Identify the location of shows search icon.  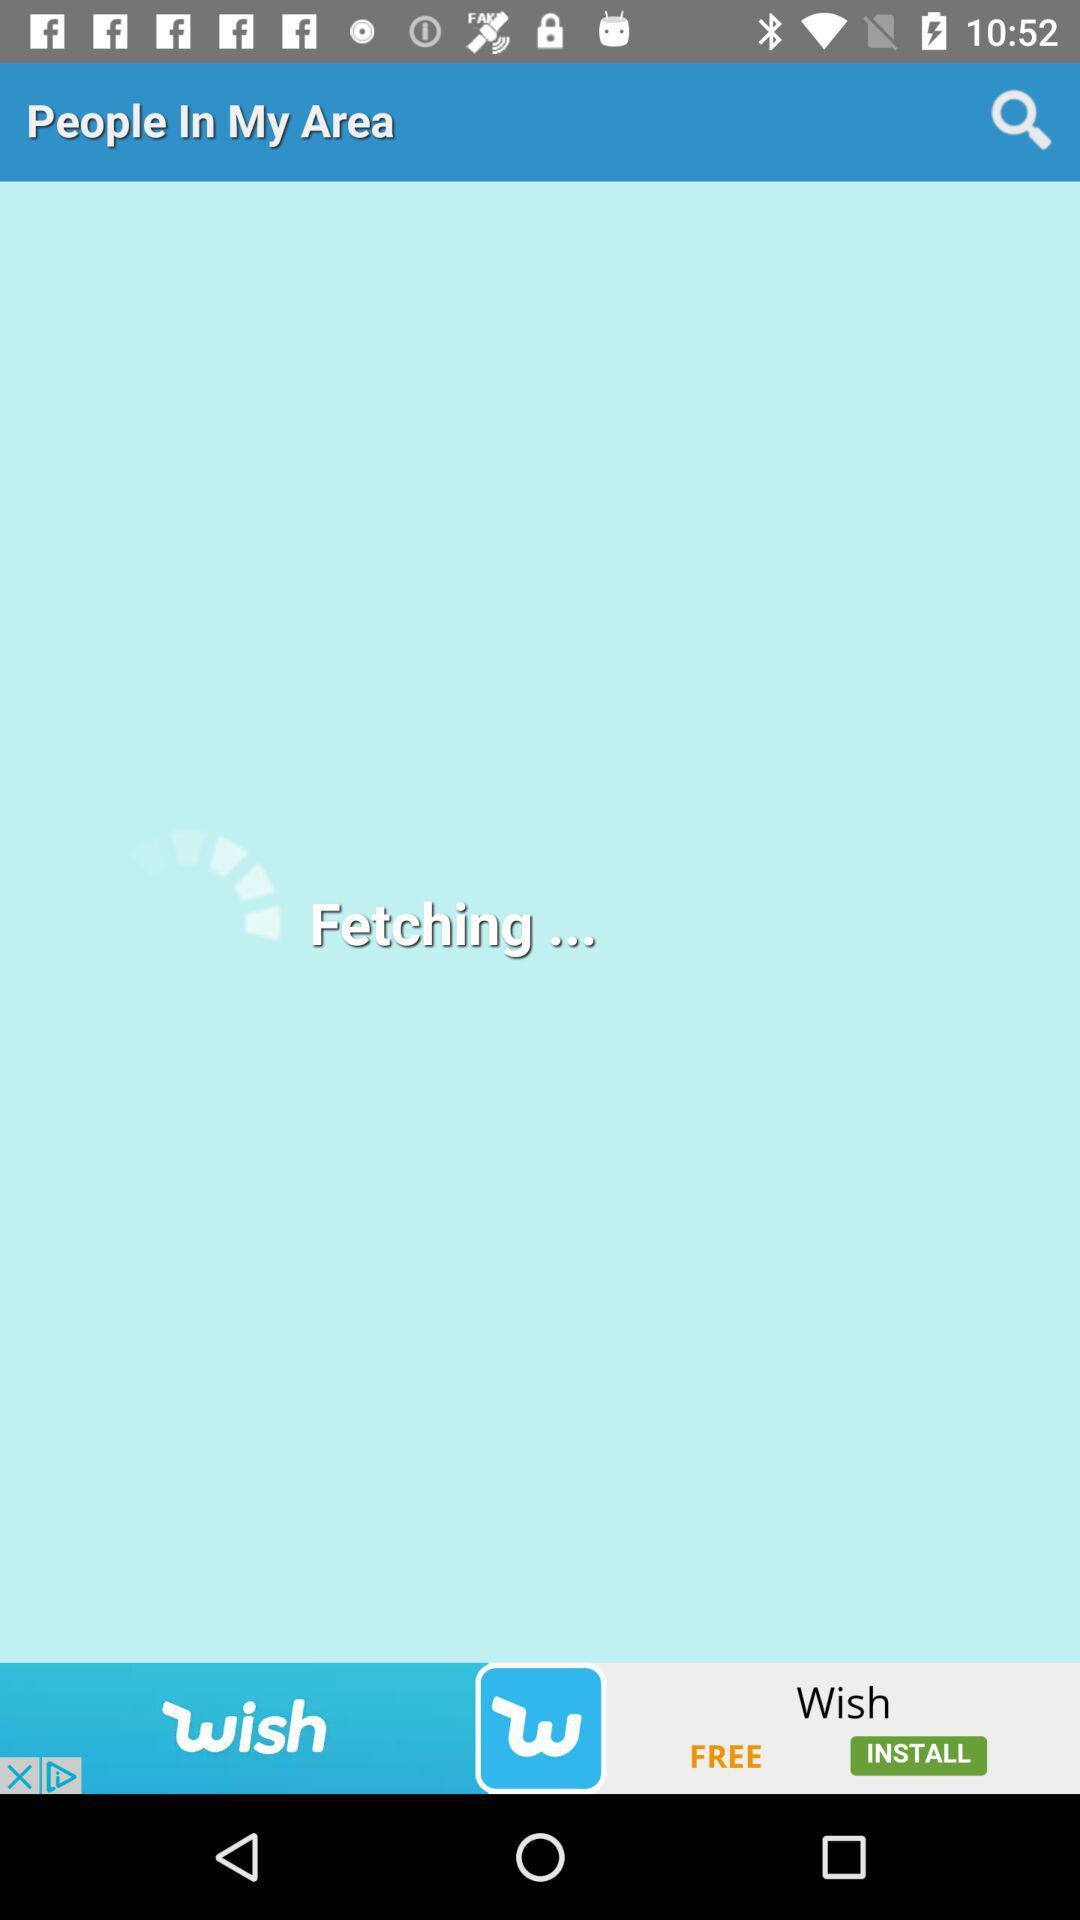
(1021, 120).